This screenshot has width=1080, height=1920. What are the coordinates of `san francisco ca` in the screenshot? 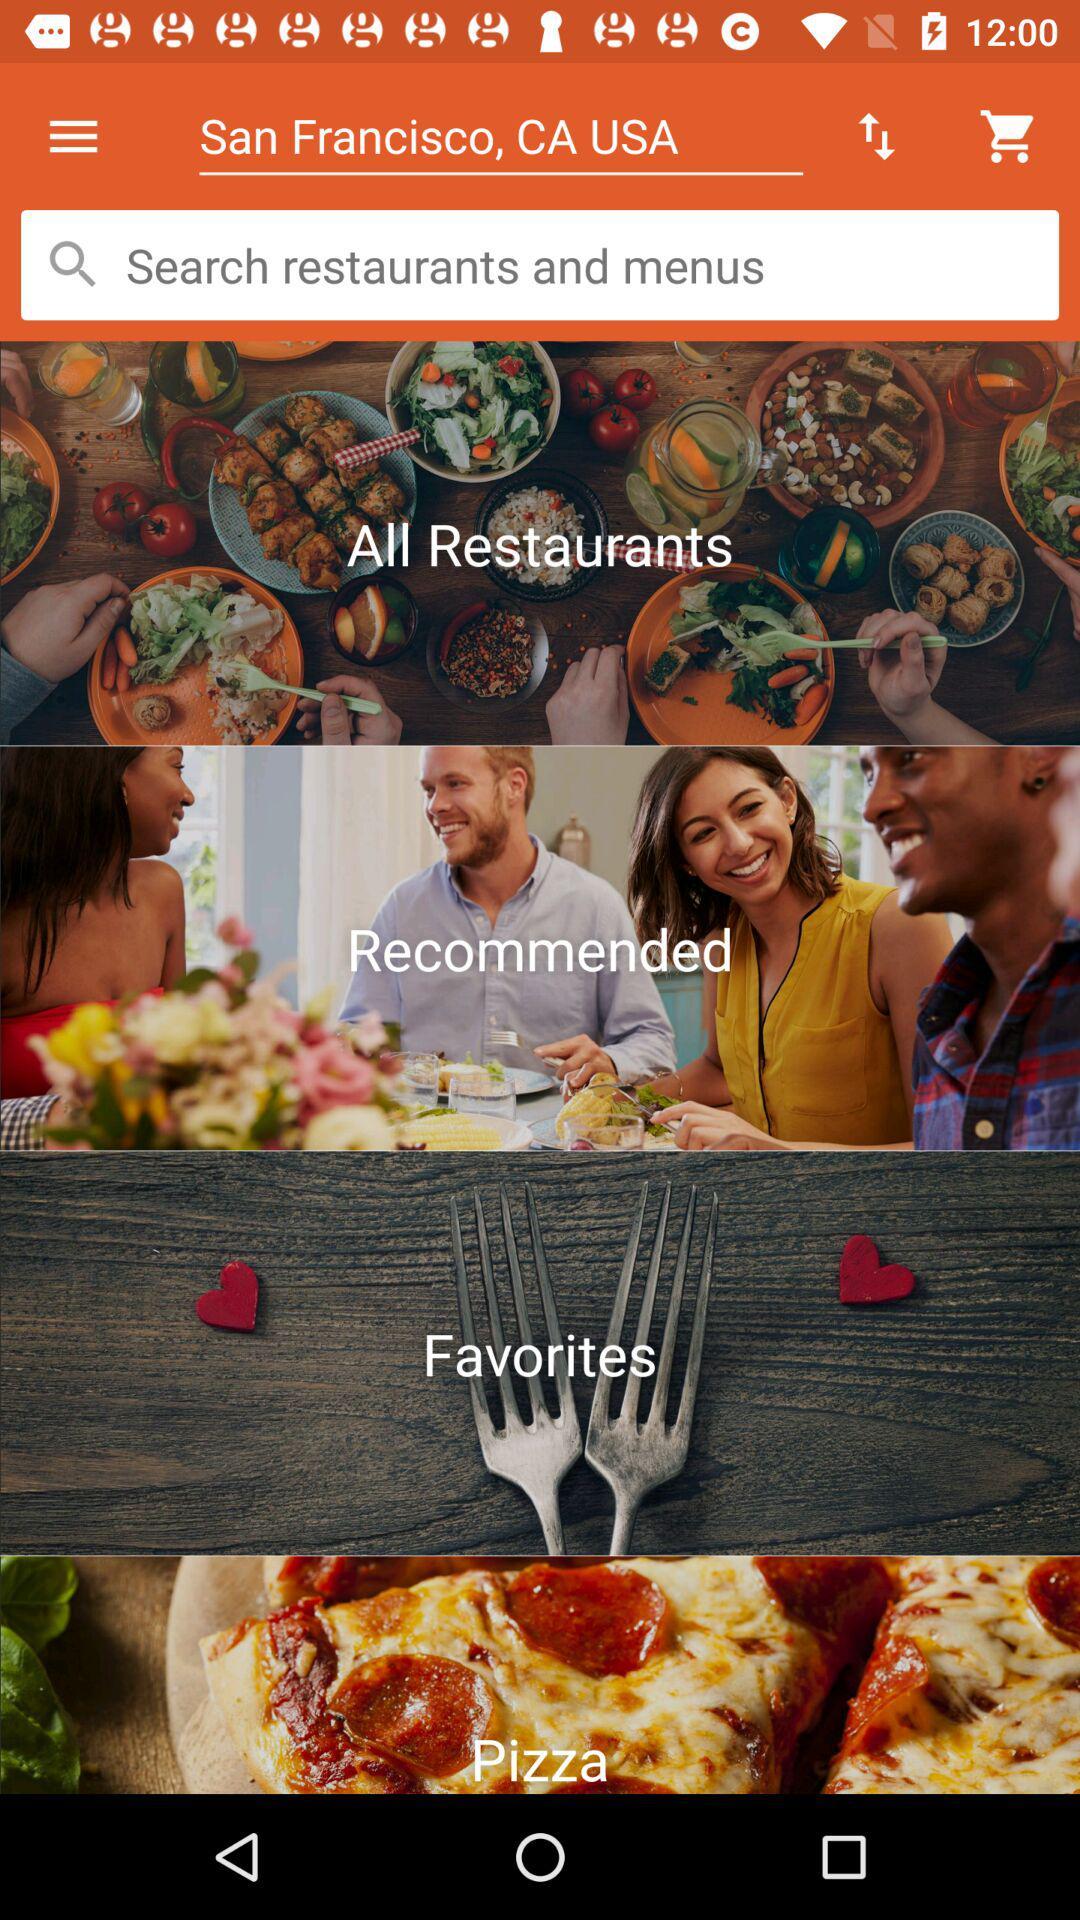 It's located at (500, 135).